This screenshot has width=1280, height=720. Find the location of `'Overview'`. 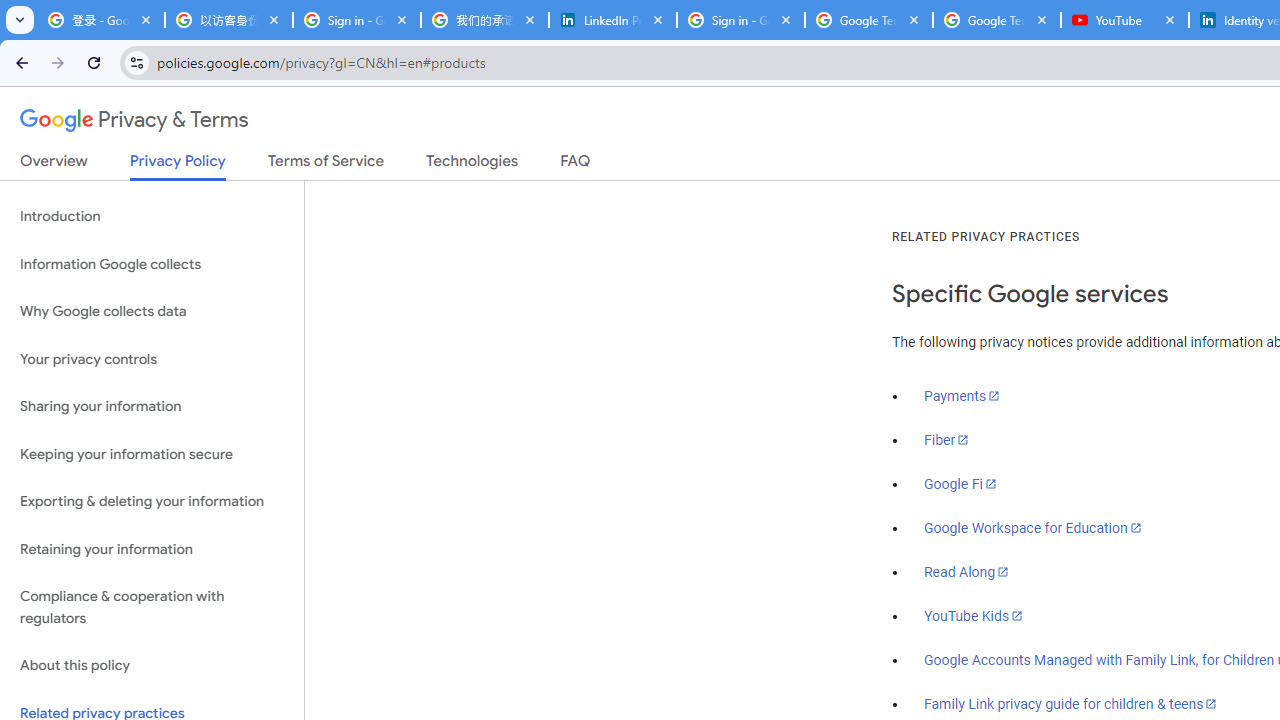

'Overview' is located at coordinates (54, 164).